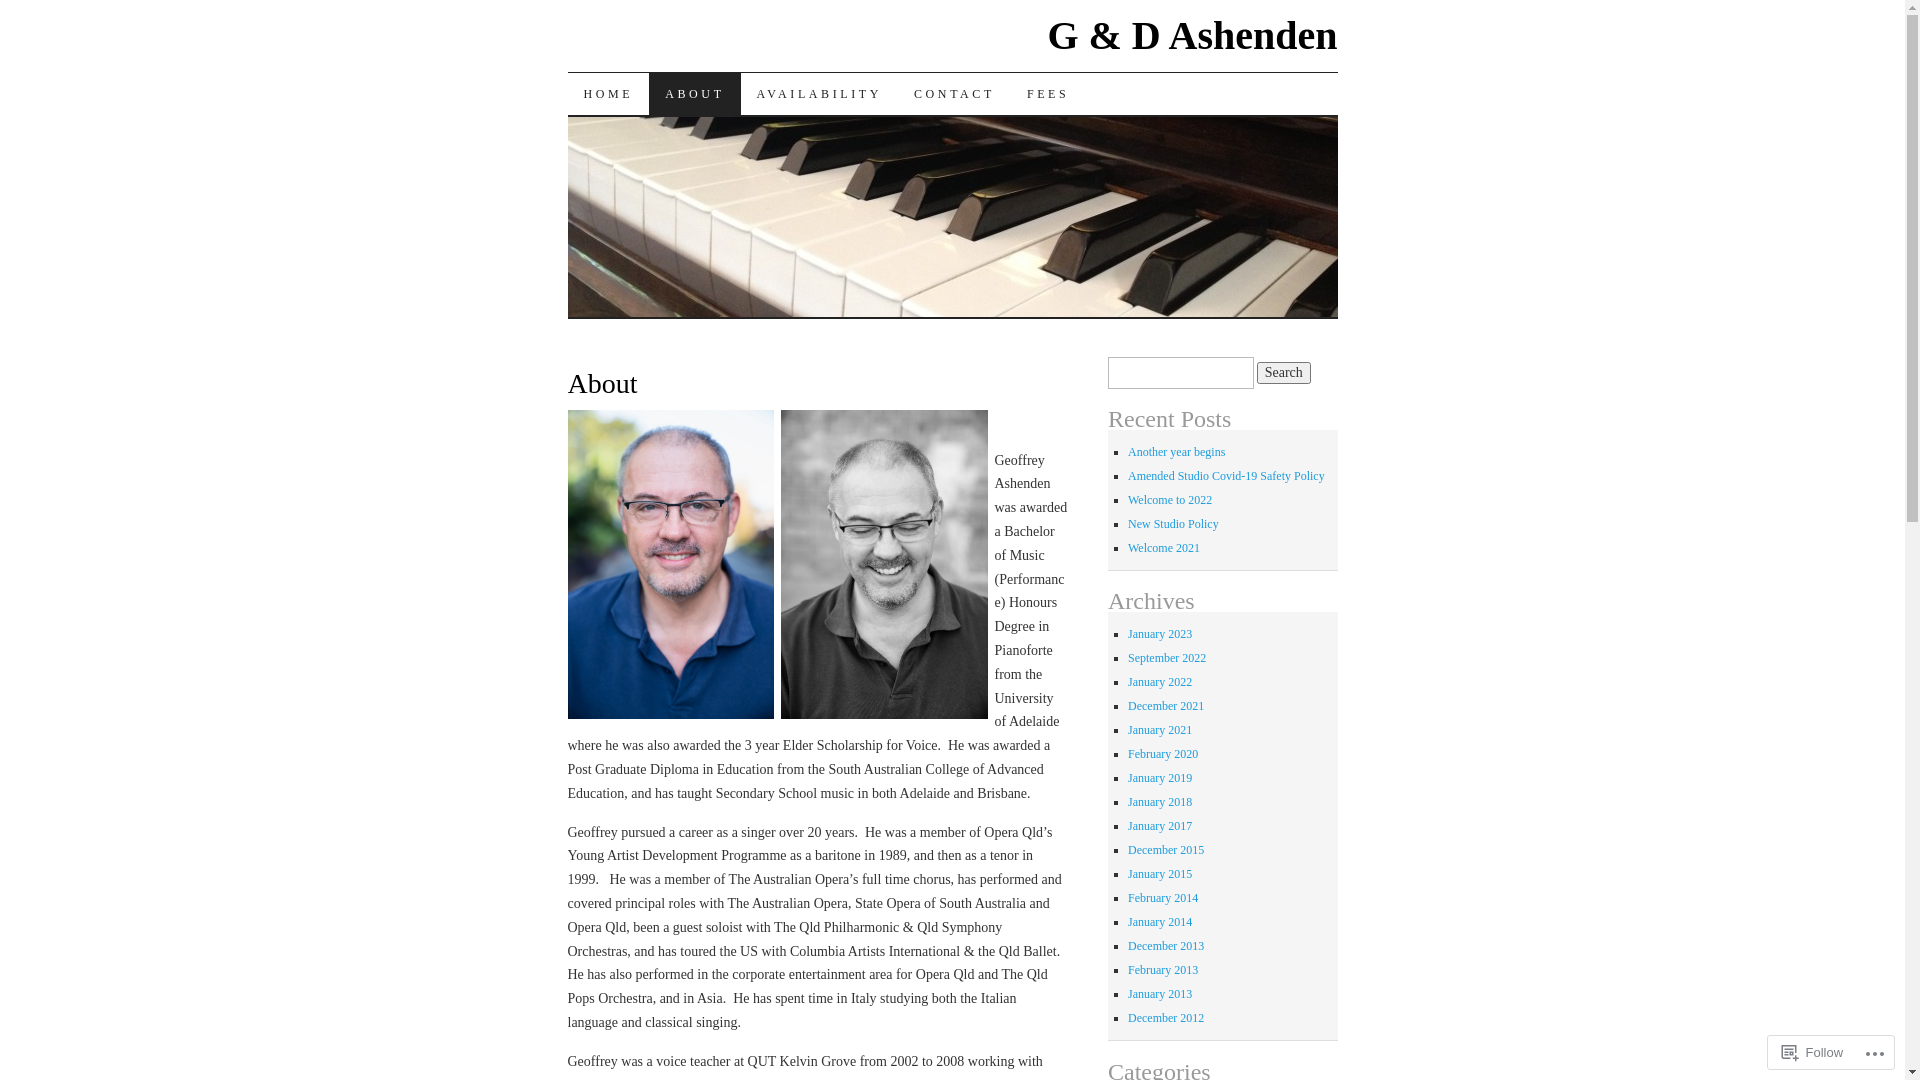  What do you see at coordinates (1162, 897) in the screenshot?
I see `'February 2014'` at bounding box center [1162, 897].